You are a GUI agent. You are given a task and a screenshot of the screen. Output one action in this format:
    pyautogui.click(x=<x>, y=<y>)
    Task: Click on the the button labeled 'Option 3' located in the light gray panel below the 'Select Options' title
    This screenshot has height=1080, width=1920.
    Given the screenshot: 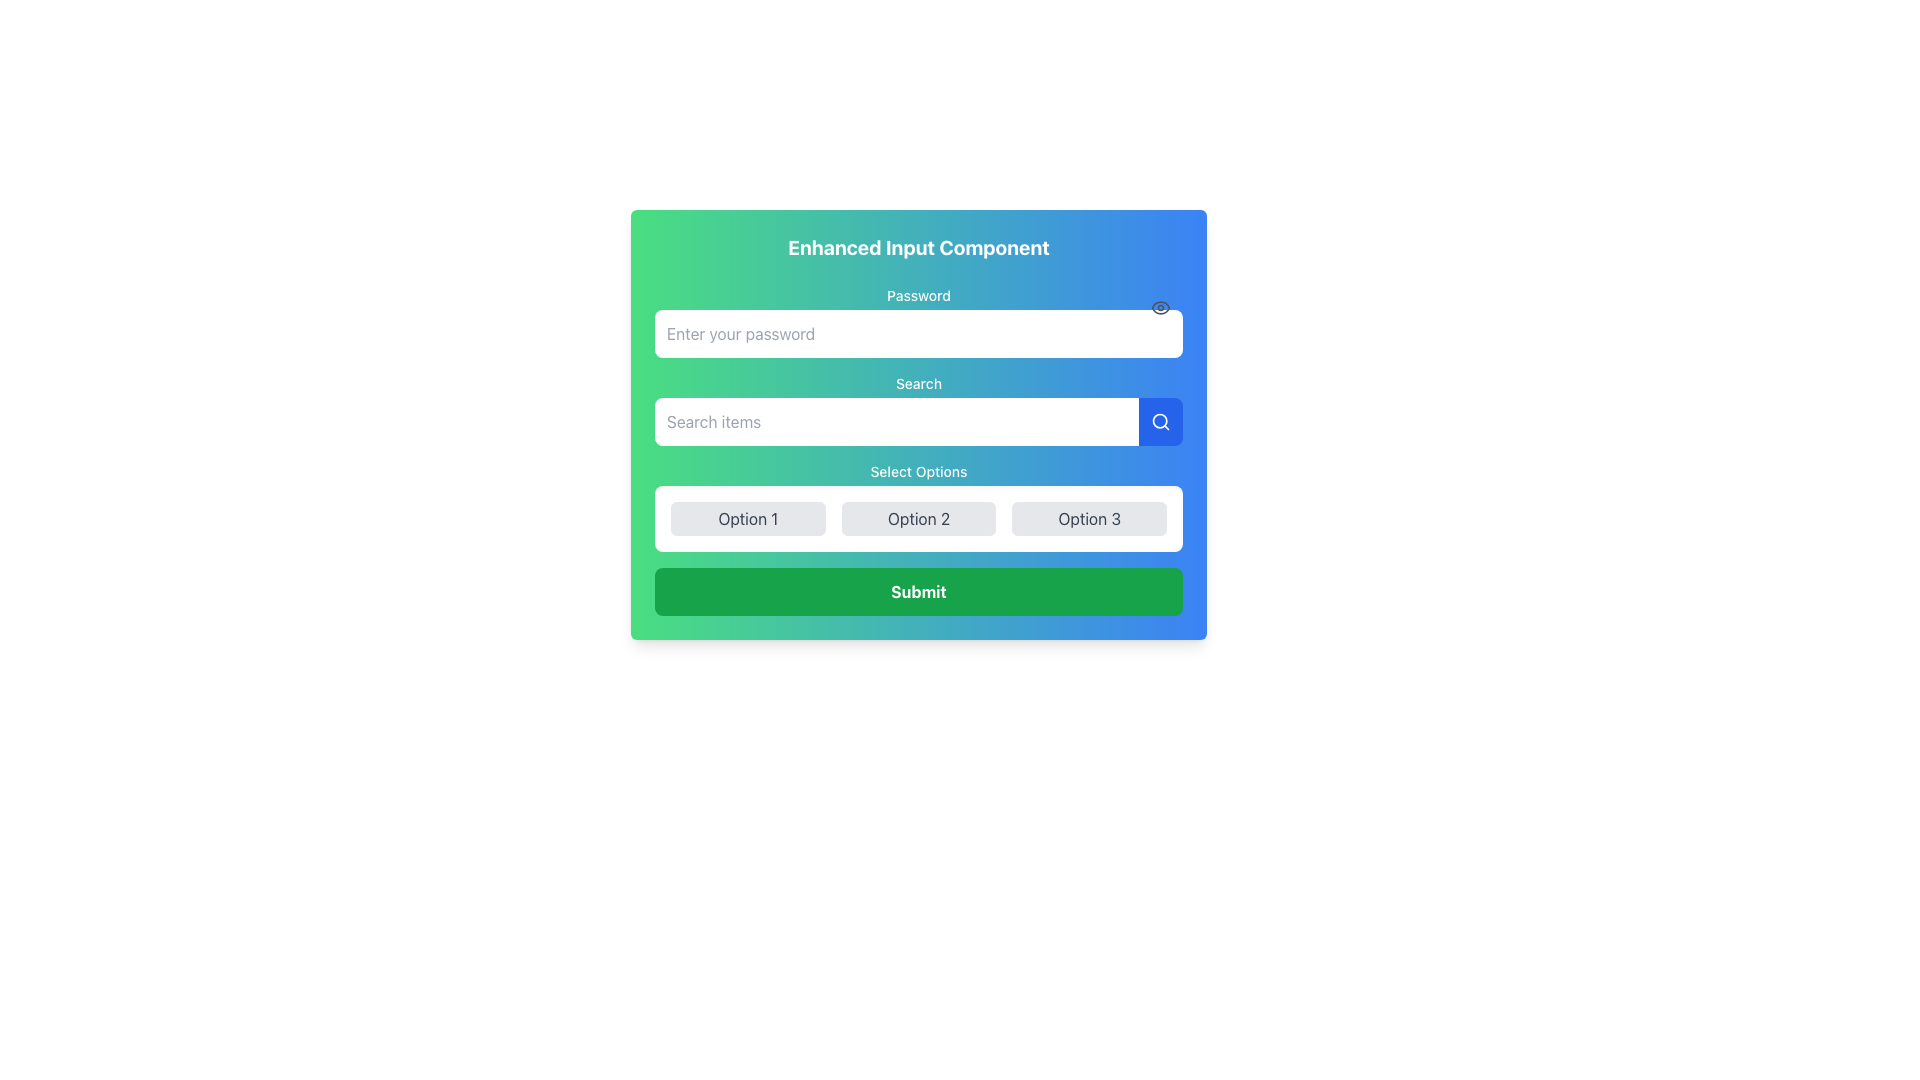 What is the action you would take?
    pyautogui.click(x=1088, y=518)
    